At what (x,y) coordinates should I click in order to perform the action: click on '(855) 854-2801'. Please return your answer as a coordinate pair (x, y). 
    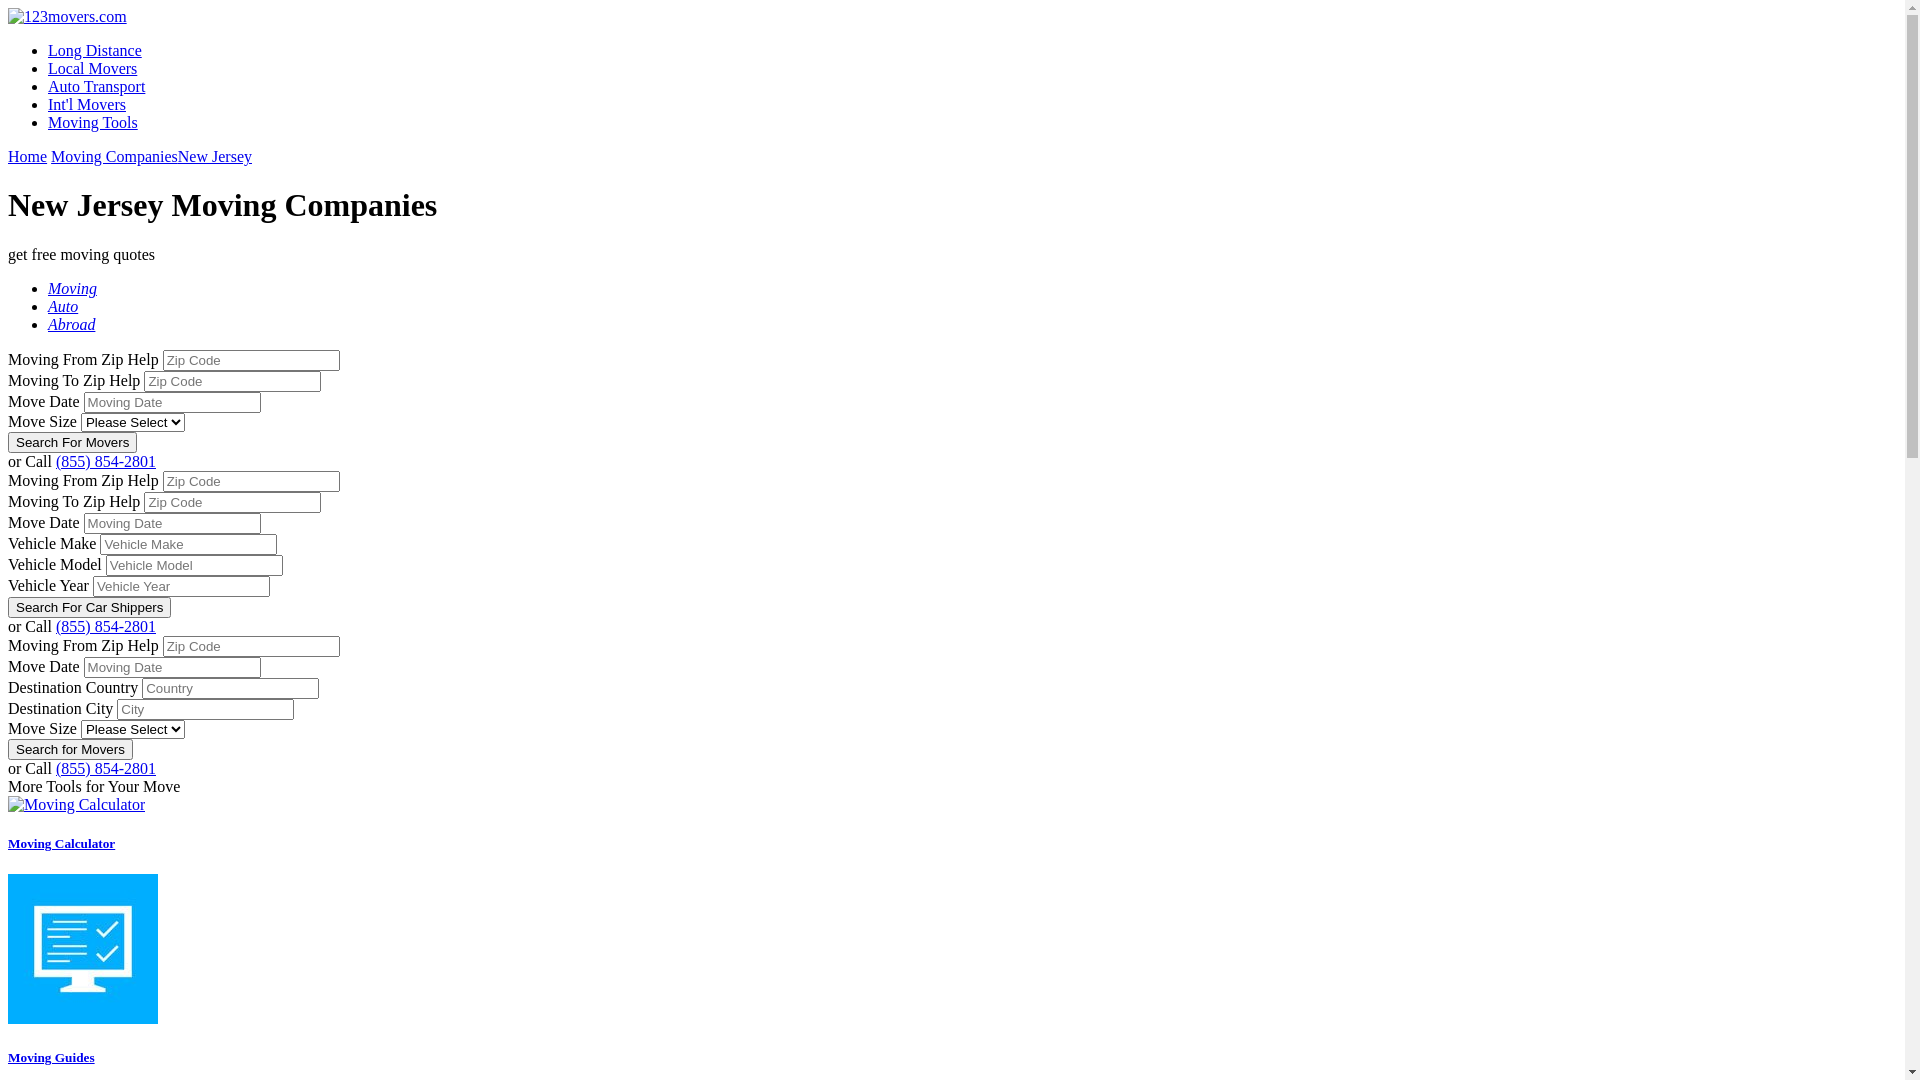
    Looking at the image, I should click on (104, 461).